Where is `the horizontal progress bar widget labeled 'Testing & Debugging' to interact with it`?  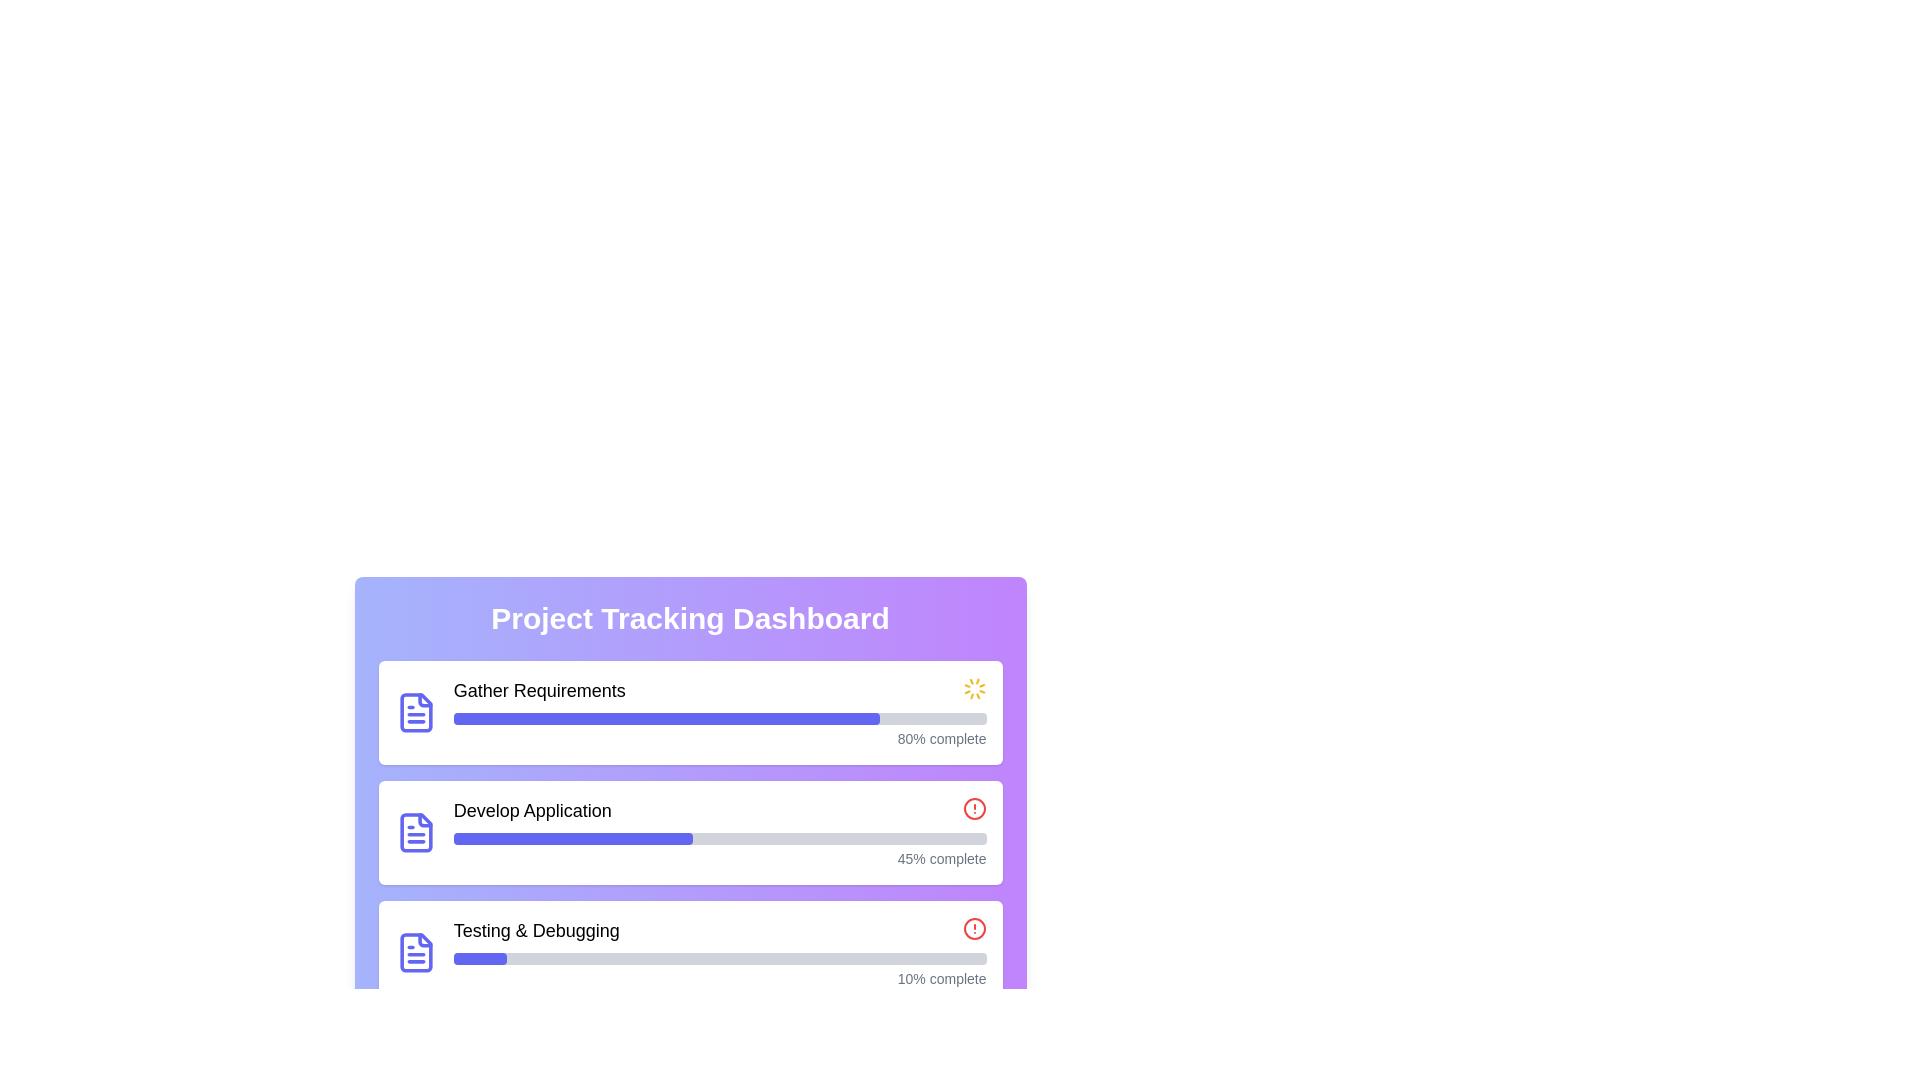
the horizontal progress bar widget labeled 'Testing & Debugging' to interact with it is located at coordinates (690, 951).